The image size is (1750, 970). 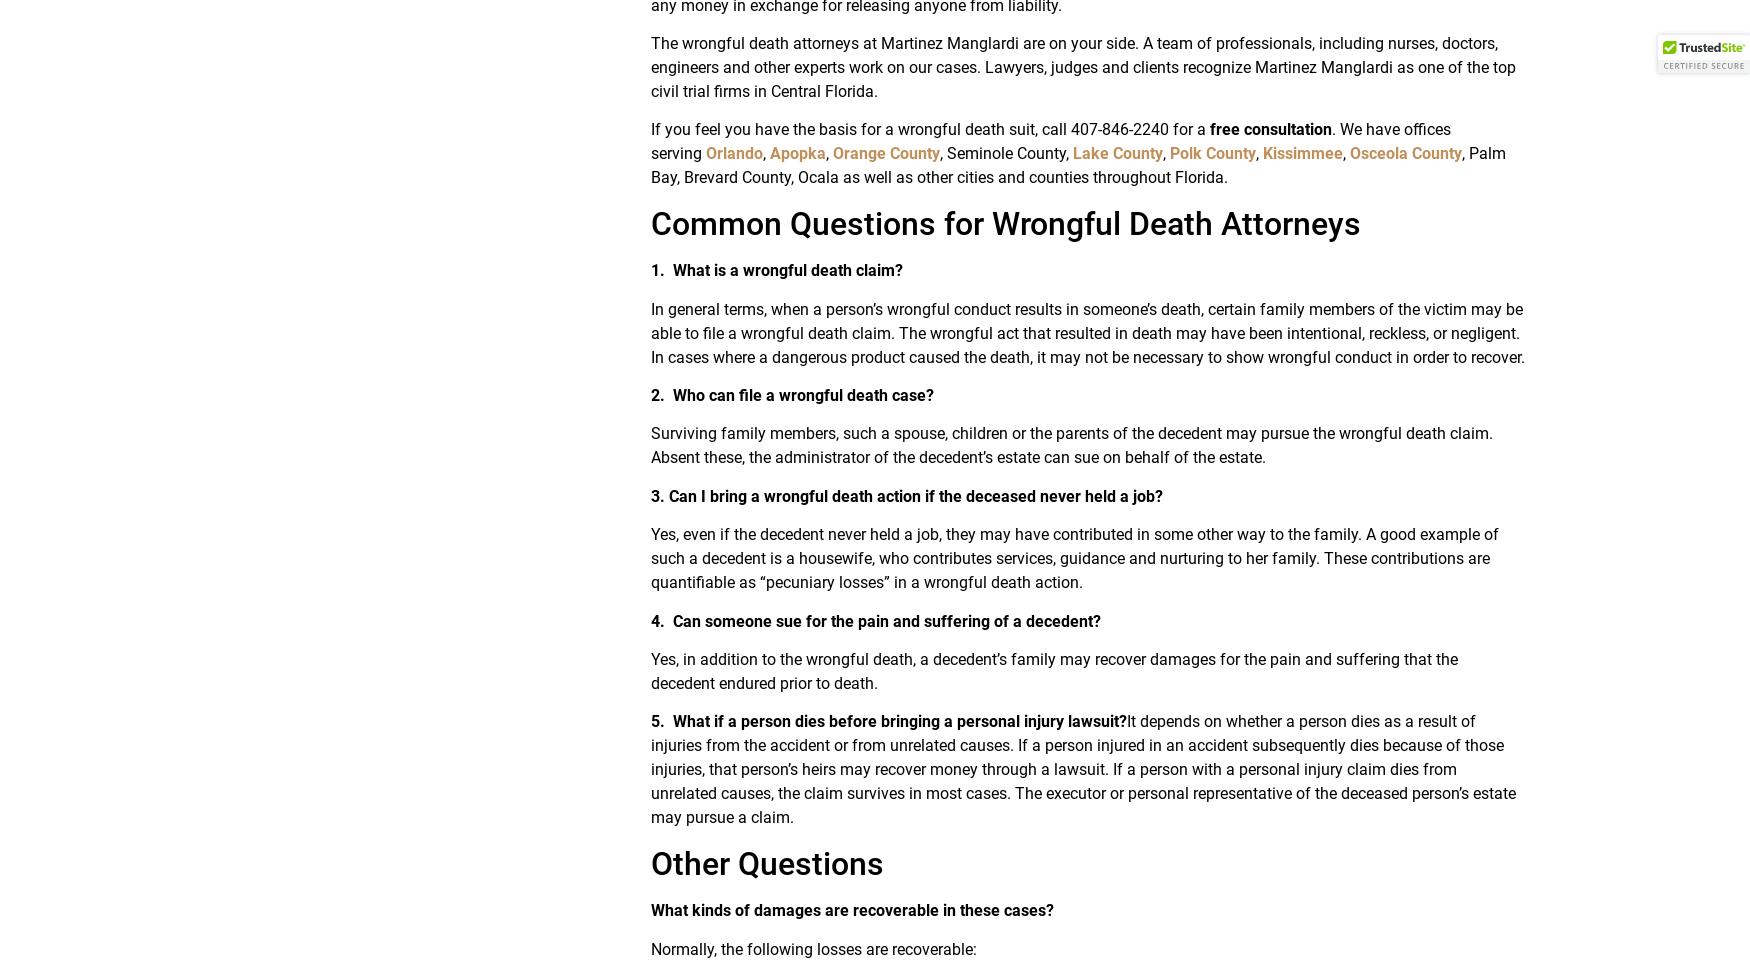 I want to click on 'free consultation', so click(x=1267, y=129).